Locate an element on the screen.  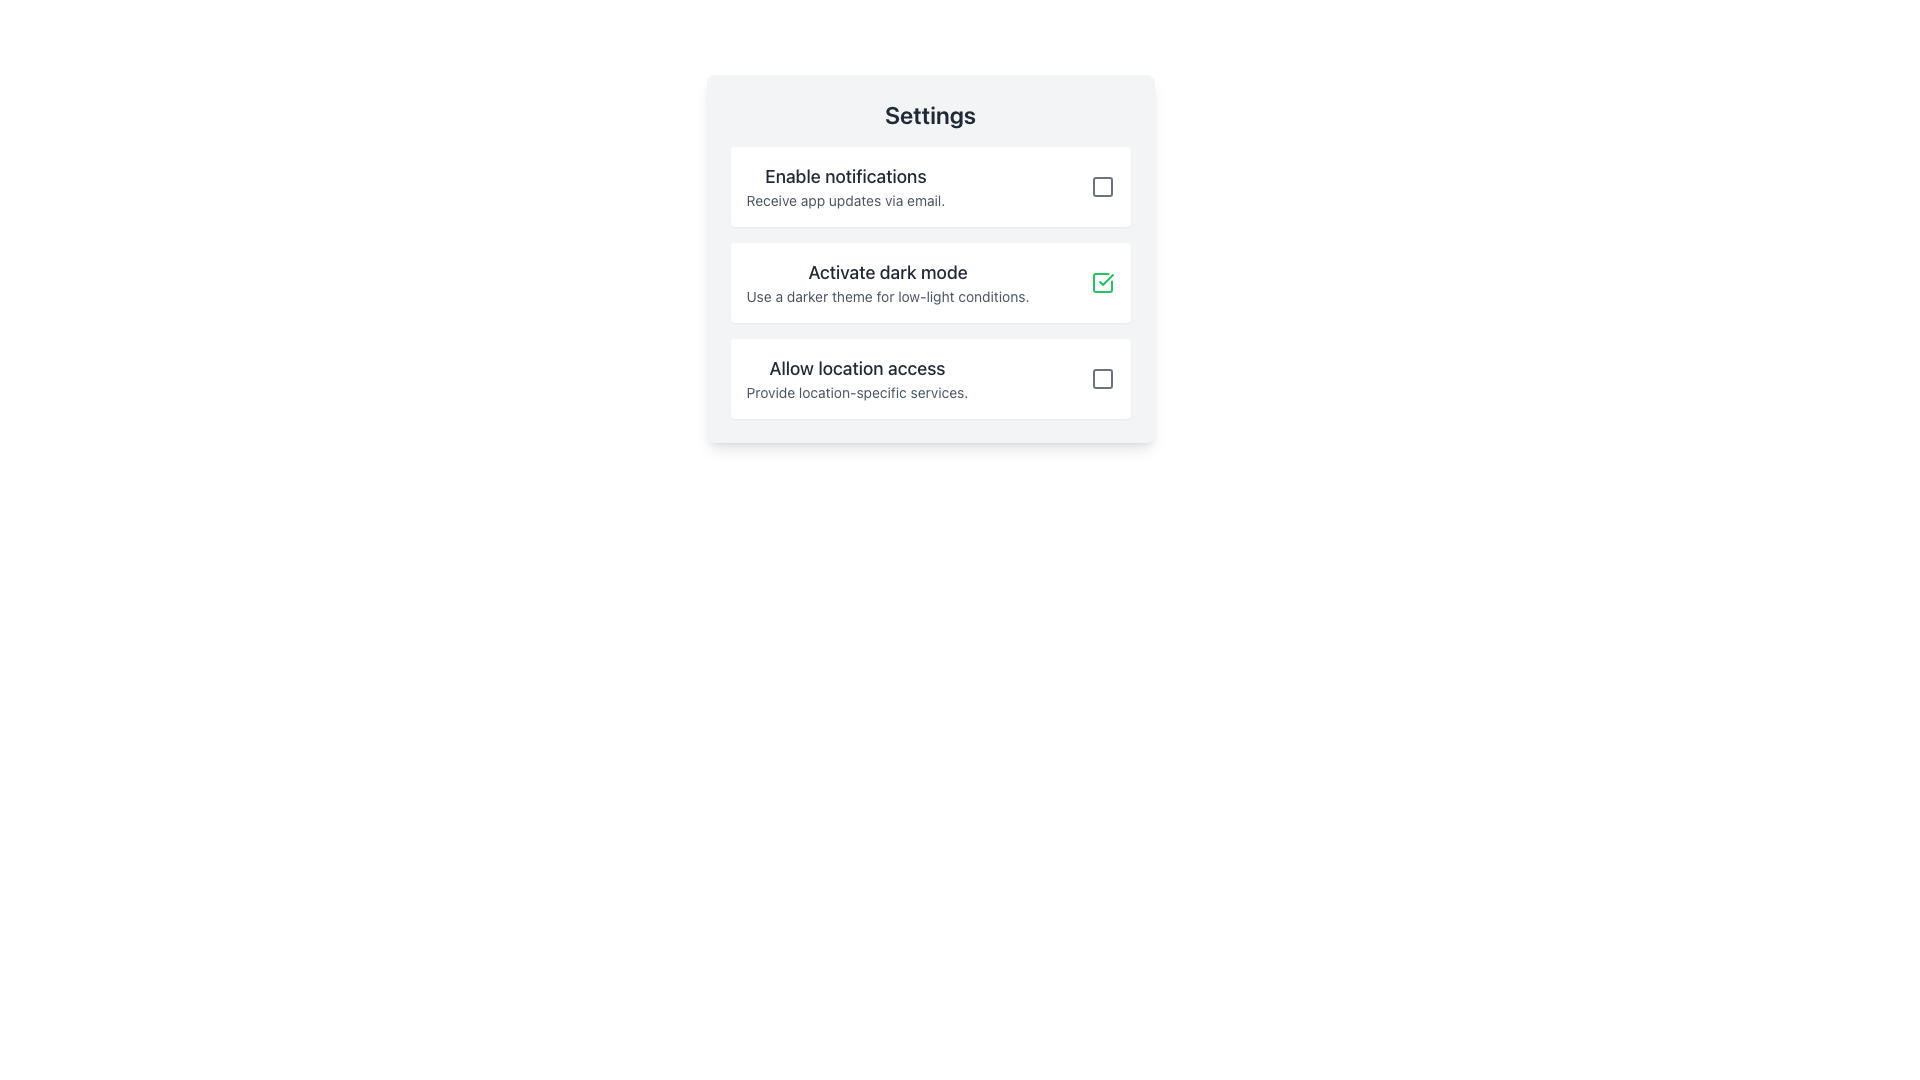
the informative text that explains the 'Activate dark mode' setting, located directly below the title text and centered in the overall settings layout is located at coordinates (887, 297).